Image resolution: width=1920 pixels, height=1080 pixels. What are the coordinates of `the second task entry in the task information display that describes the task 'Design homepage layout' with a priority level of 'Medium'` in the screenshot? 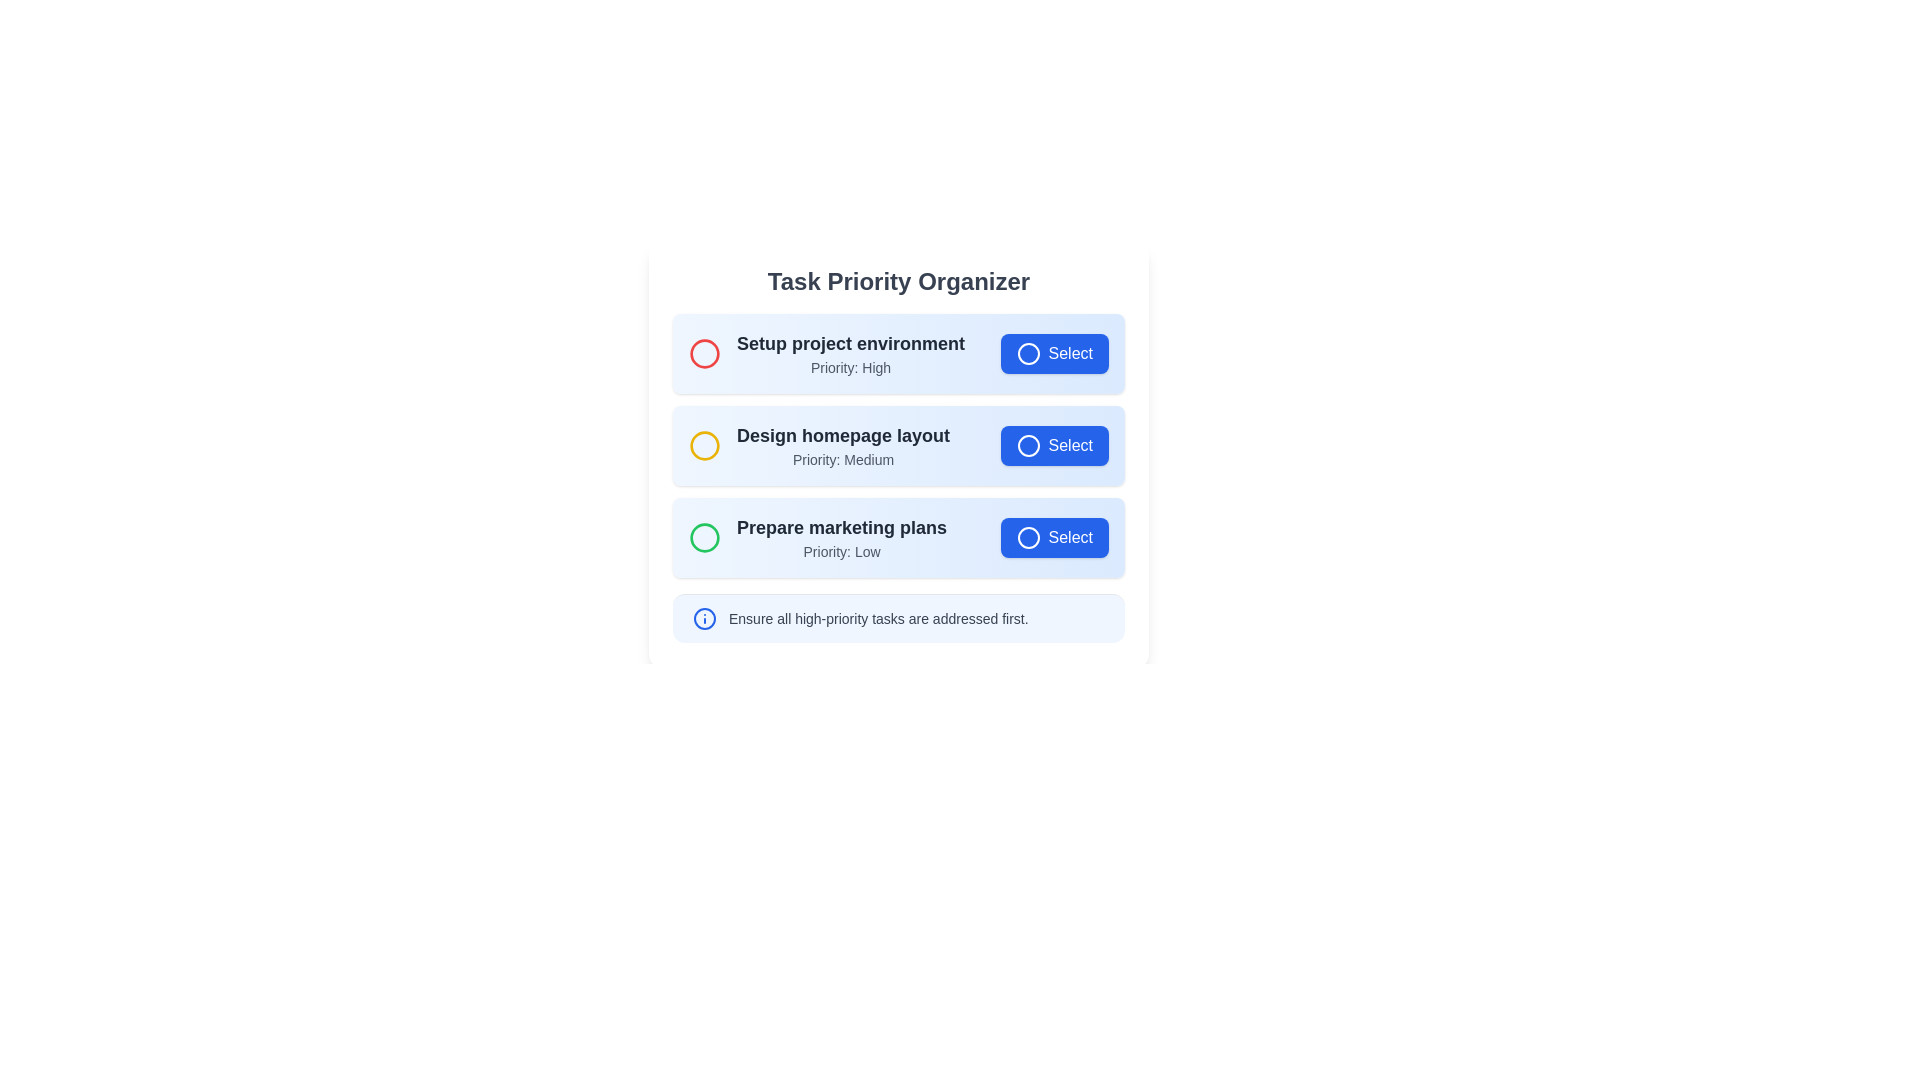 It's located at (819, 445).